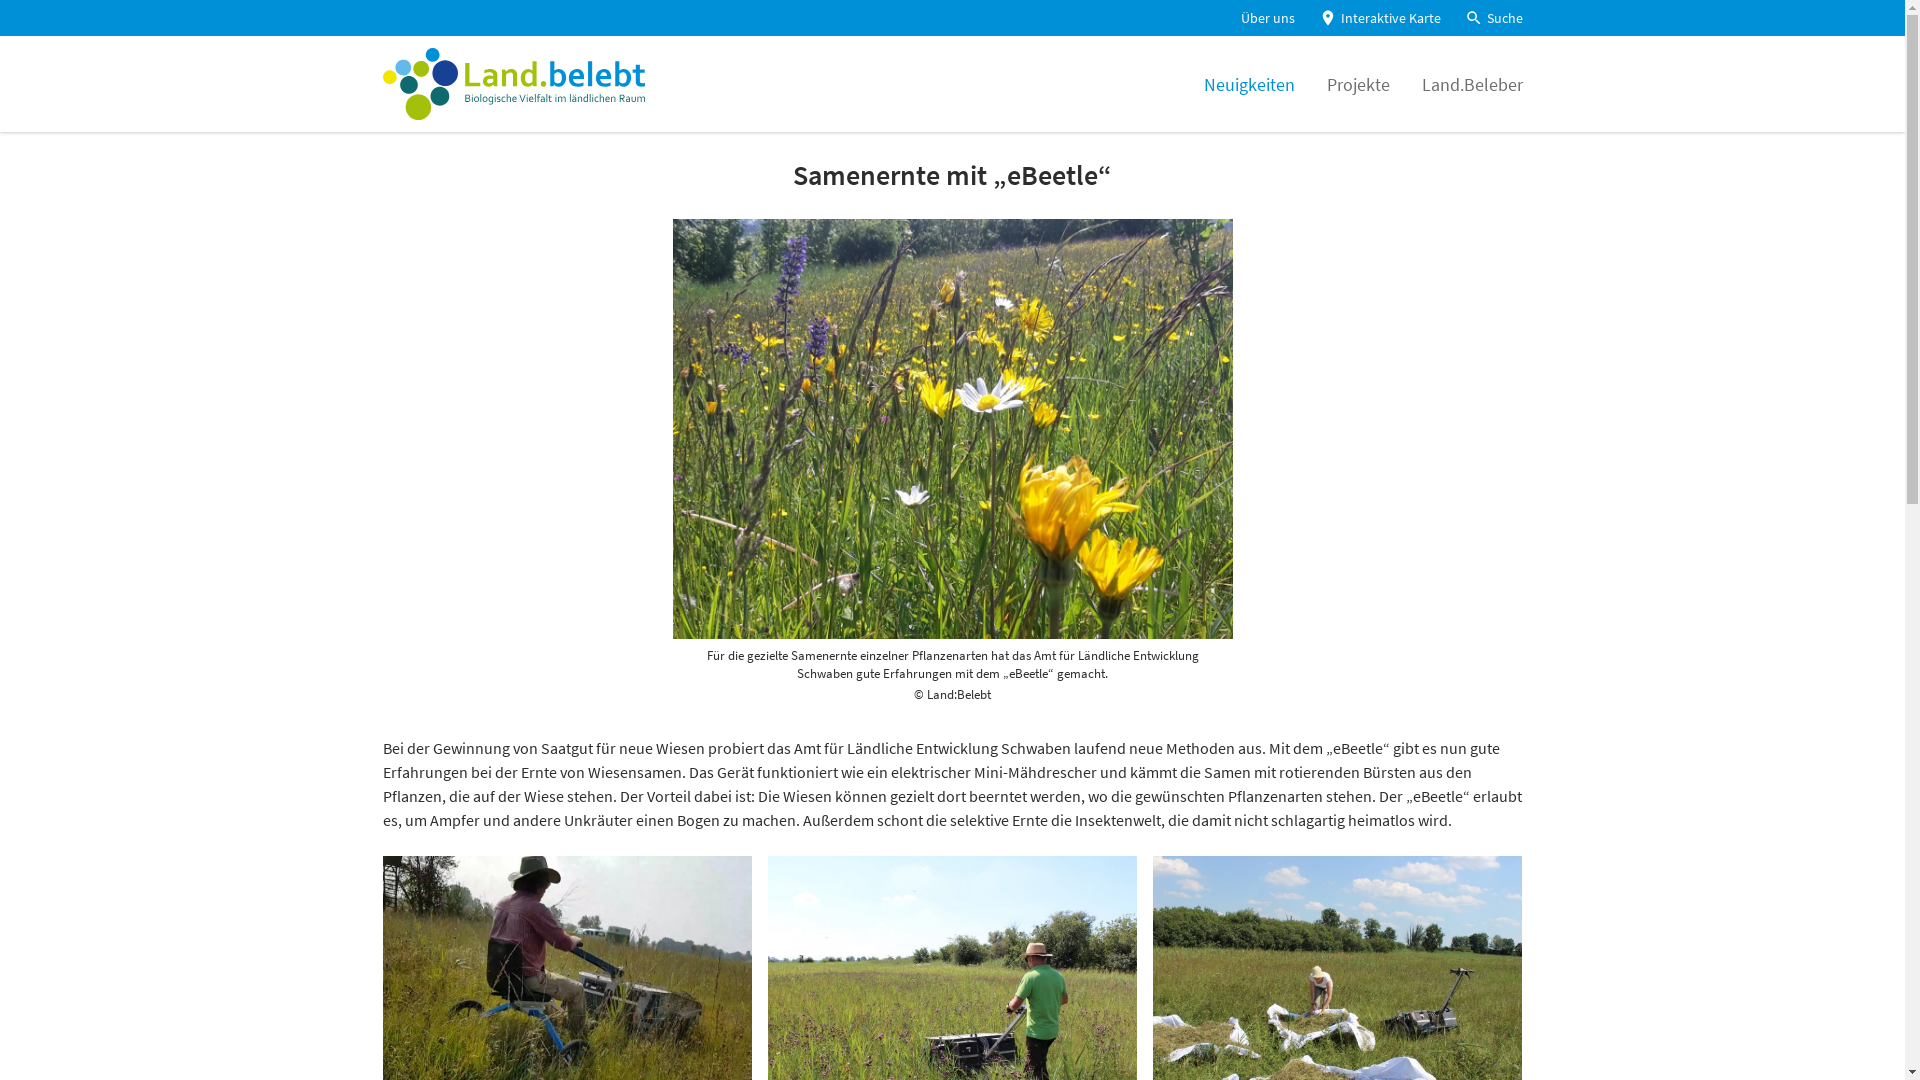  I want to click on '0', so click(25, 39).